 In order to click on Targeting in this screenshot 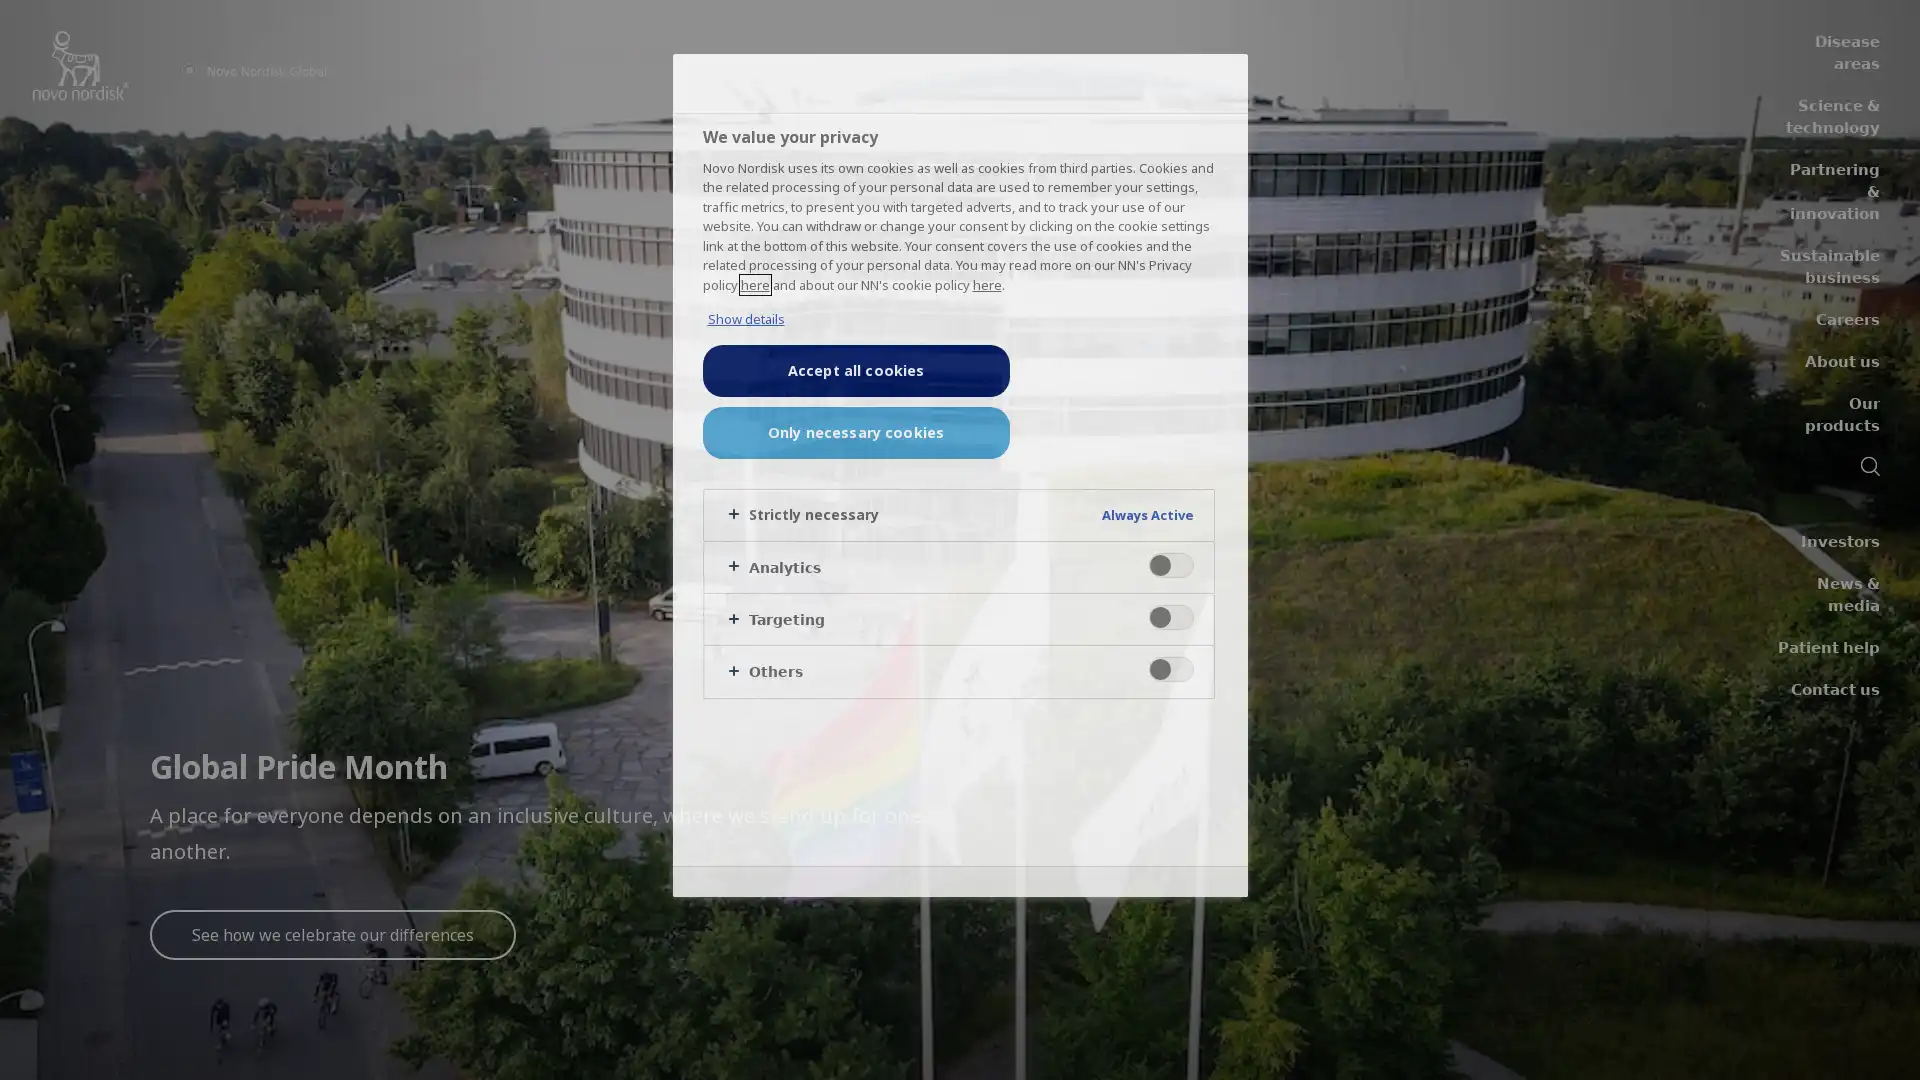, I will do `click(957, 618)`.